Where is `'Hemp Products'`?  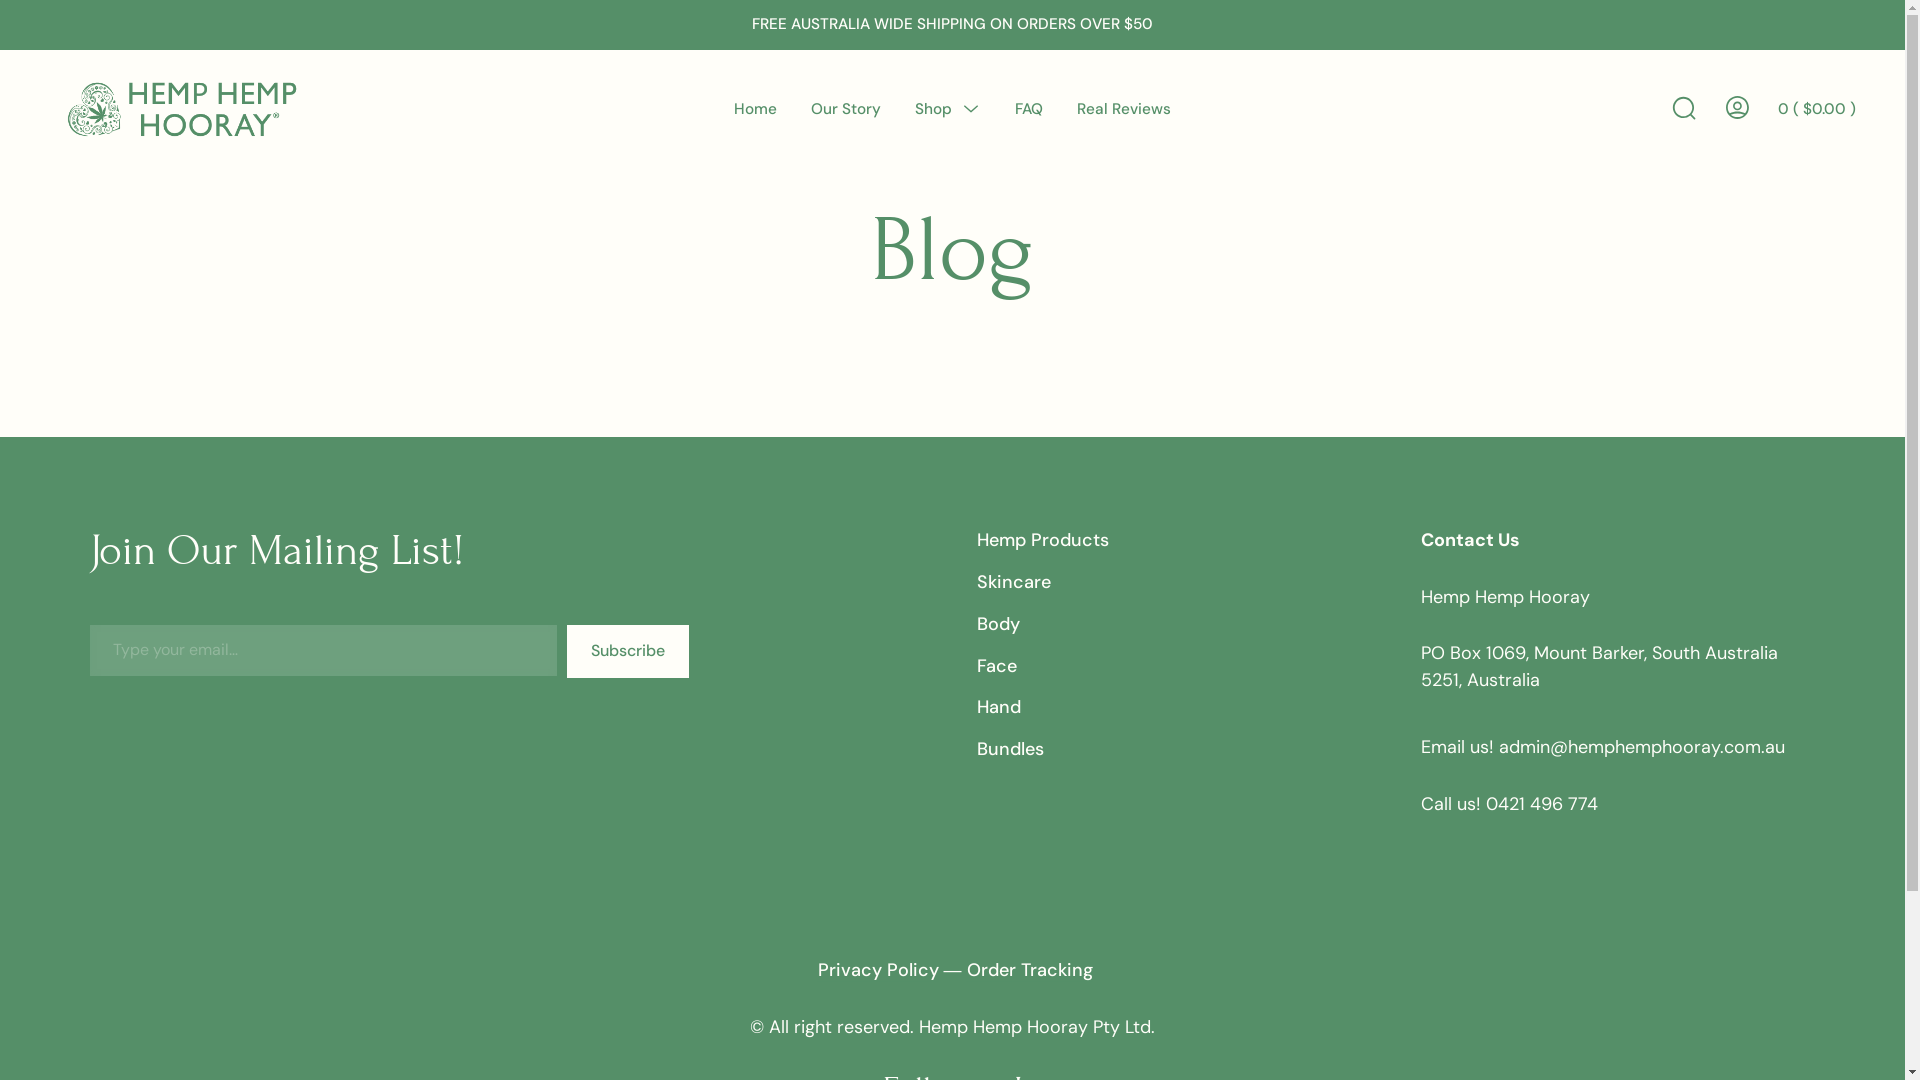 'Hemp Products' is located at coordinates (977, 540).